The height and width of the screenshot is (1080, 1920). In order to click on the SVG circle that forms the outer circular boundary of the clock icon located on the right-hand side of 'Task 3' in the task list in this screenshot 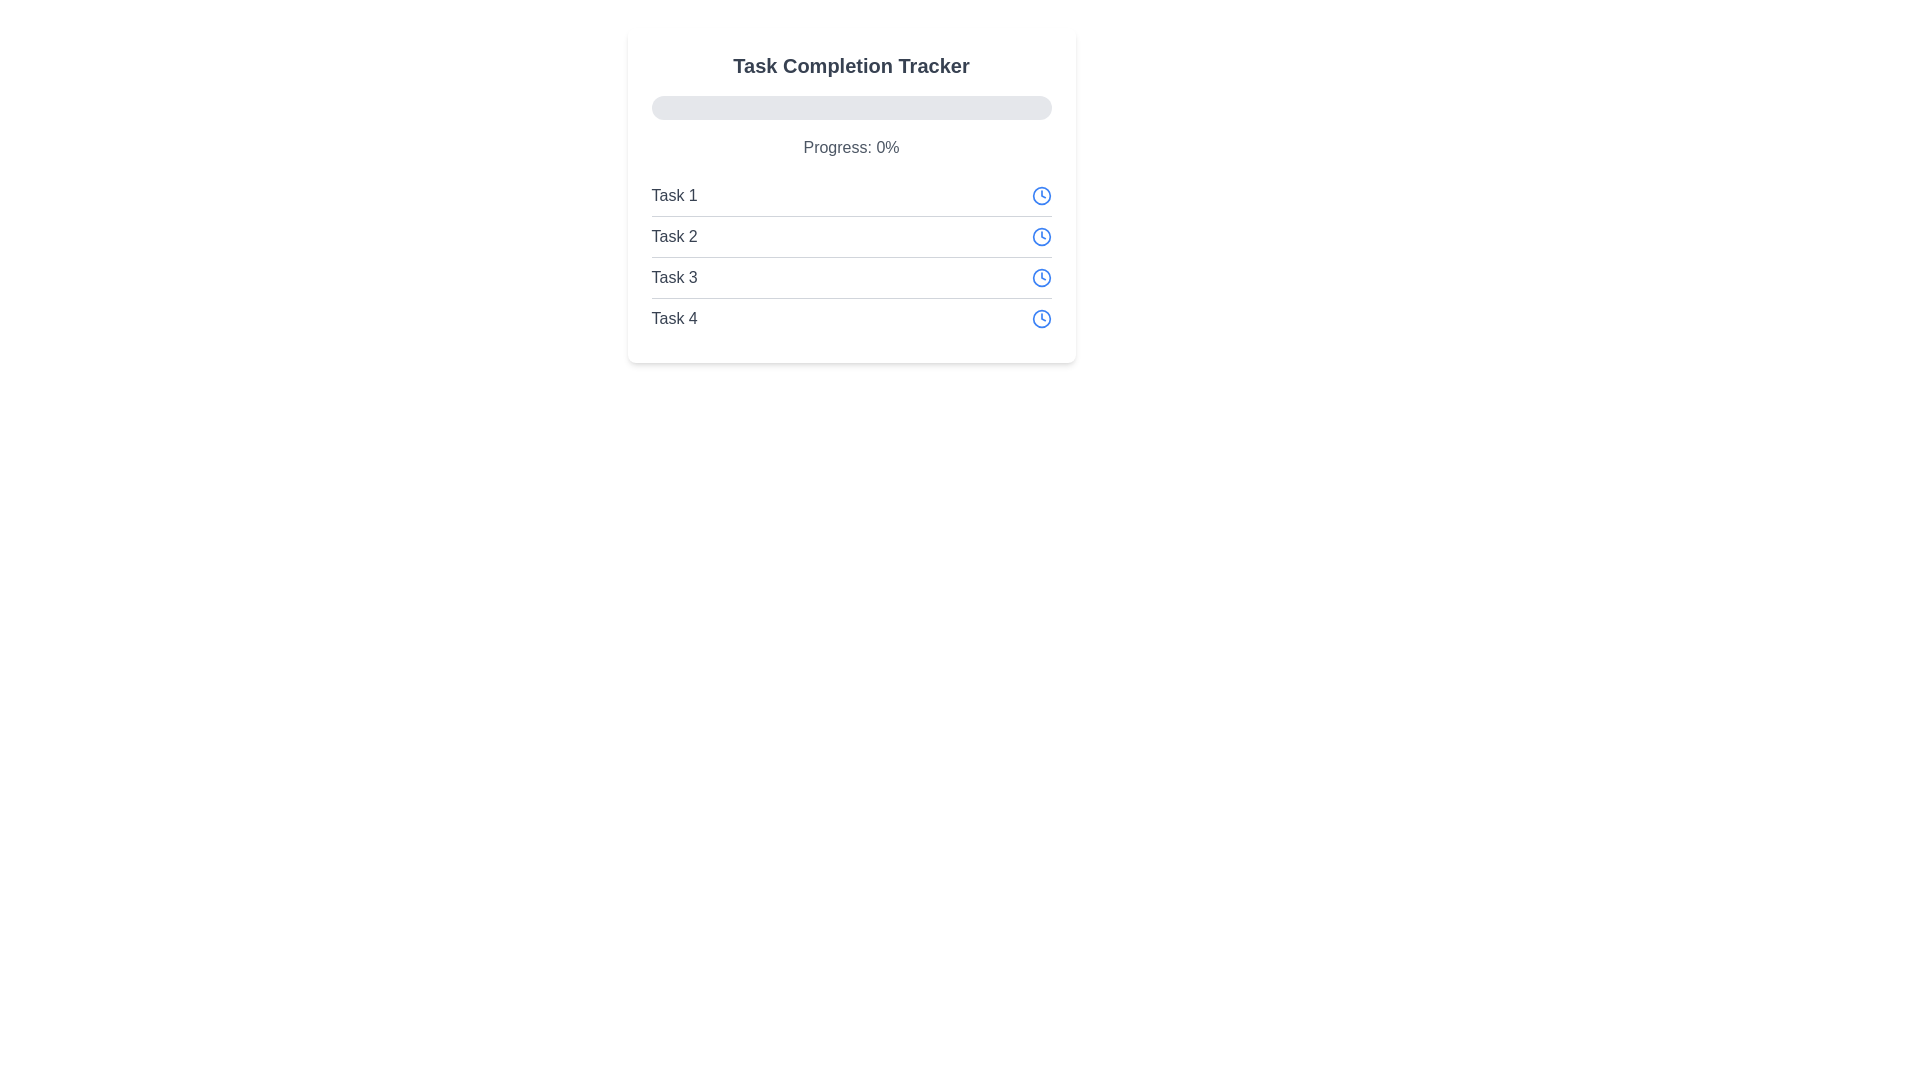, I will do `click(1040, 277)`.